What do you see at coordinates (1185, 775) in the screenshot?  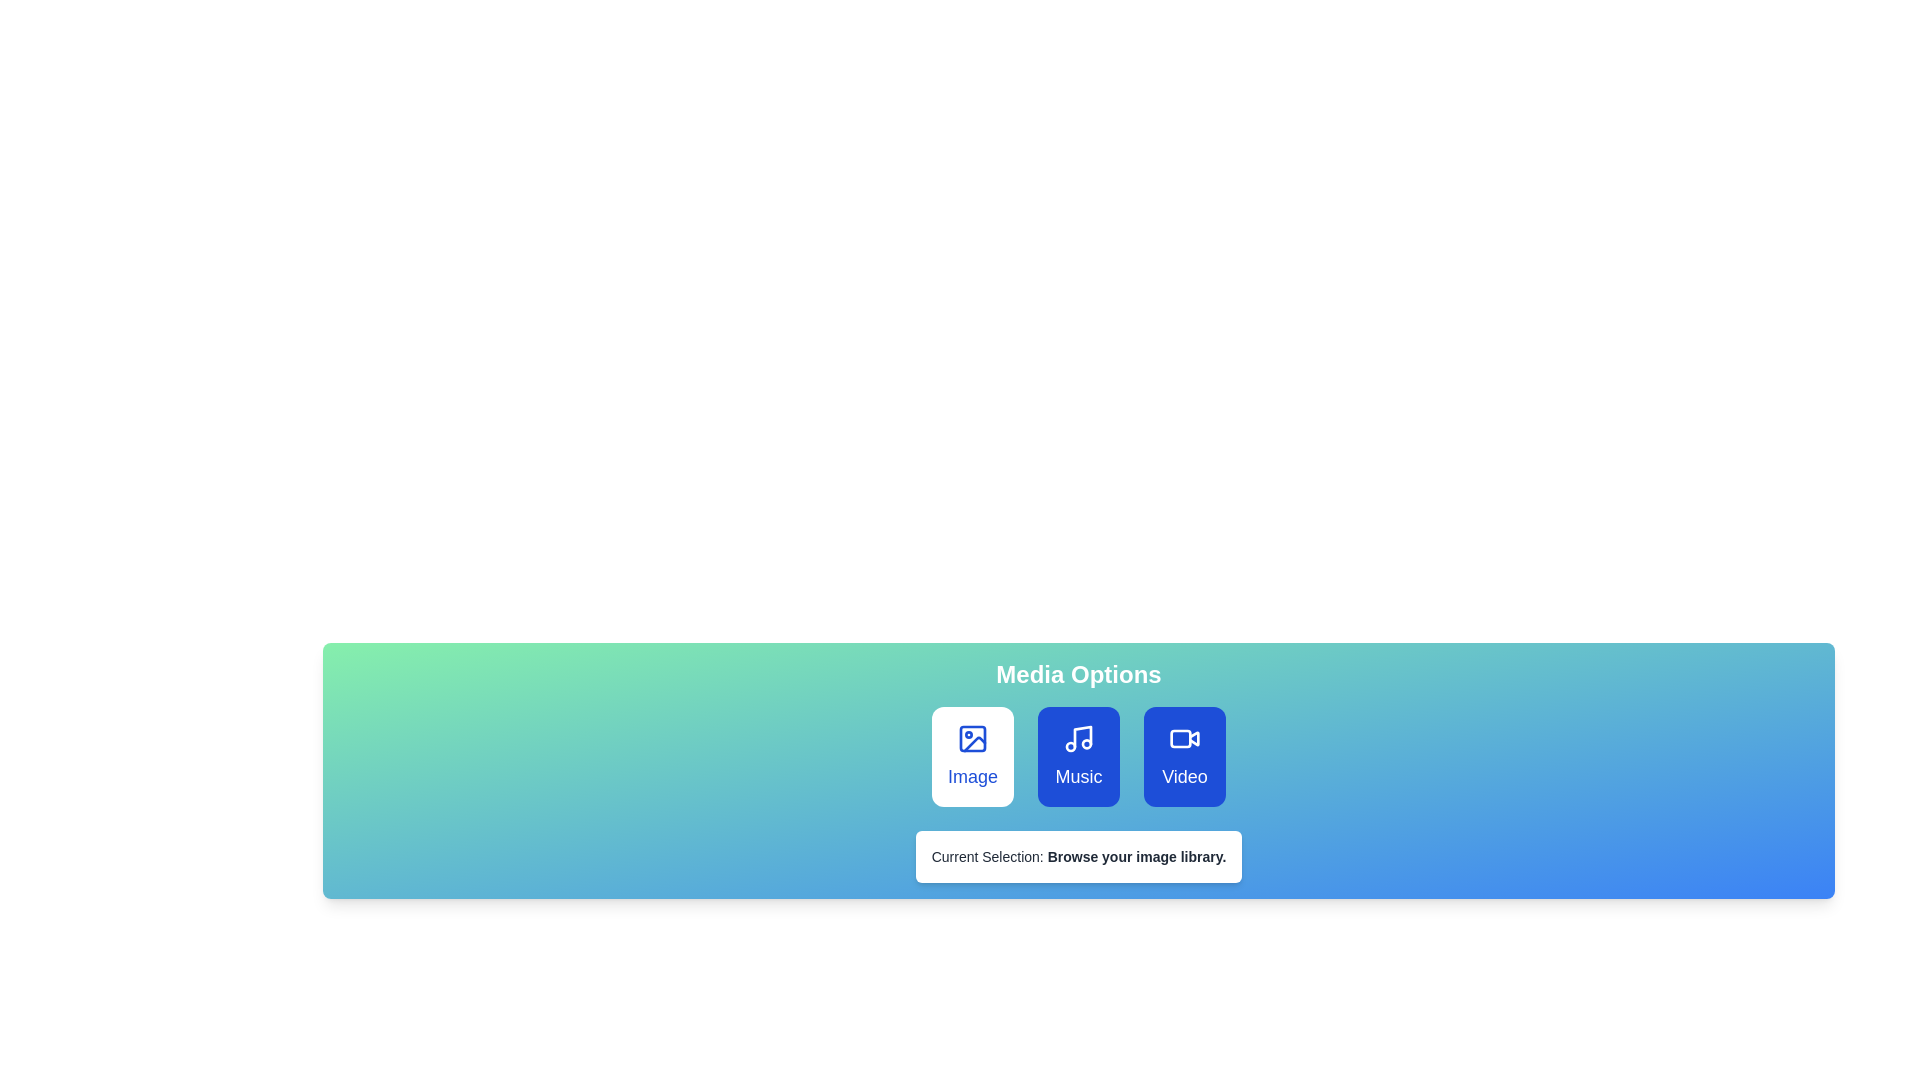 I see `text content of the 'Video' label, which is displayed in a medium-large white font on a blue background, located within the third button of a row in the footer` at bounding box center [1185, 775].